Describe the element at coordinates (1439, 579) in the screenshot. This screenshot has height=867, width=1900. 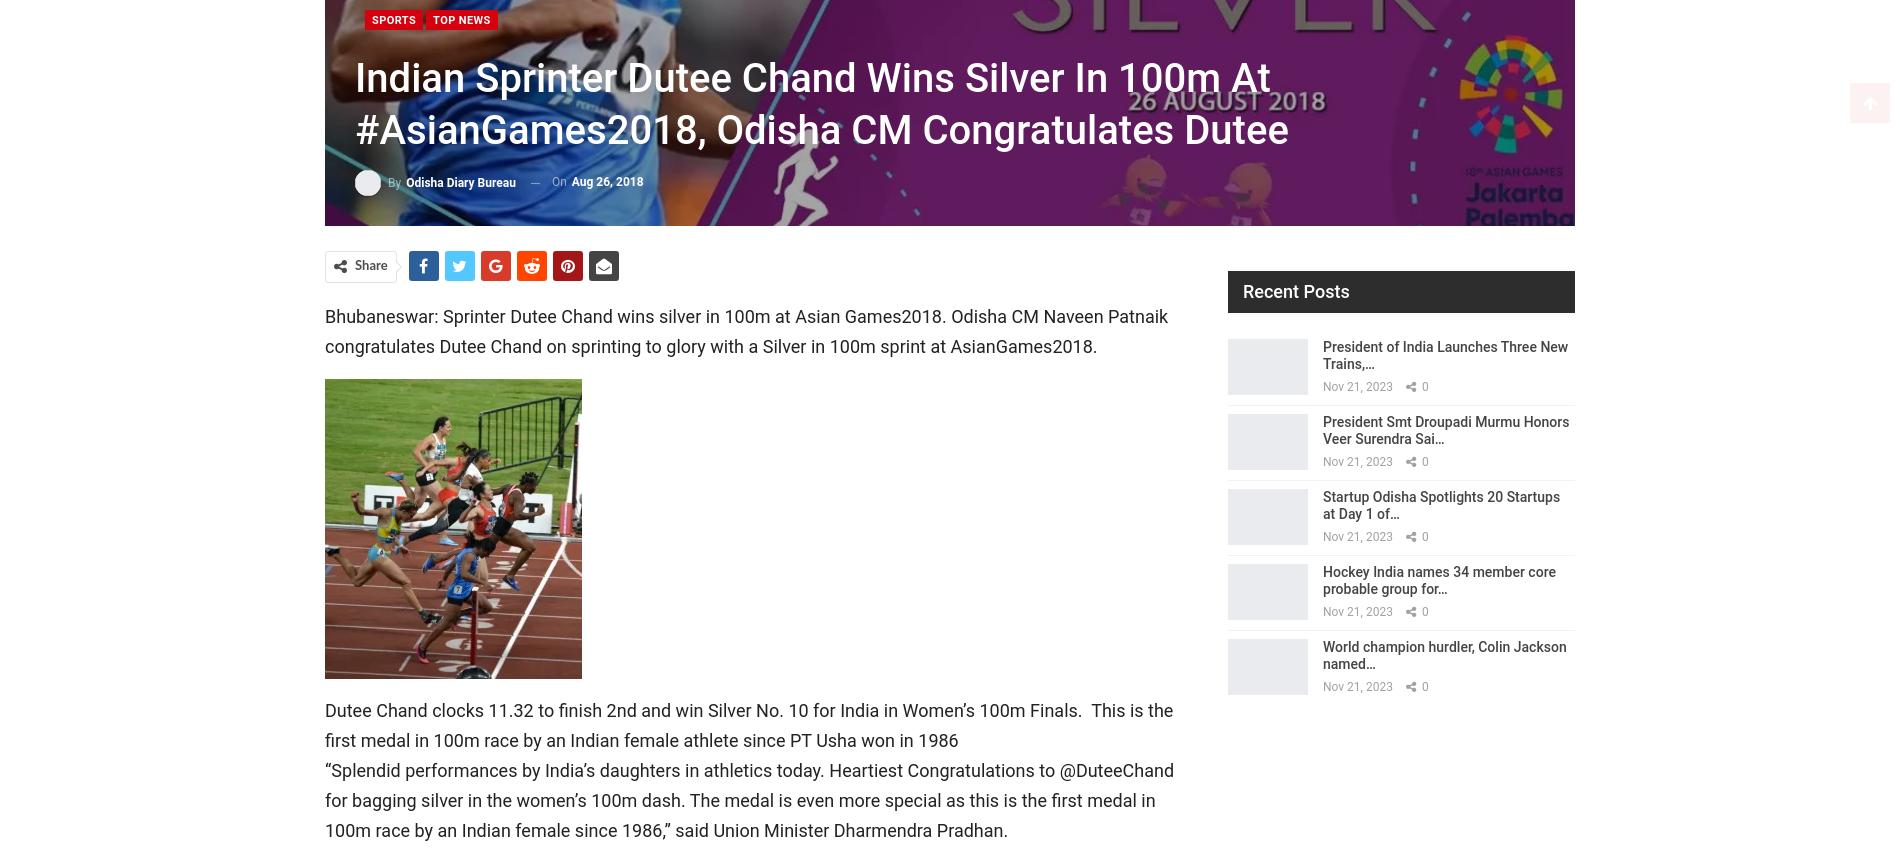
I see `'Hockey India names 34 member core probable group for…'` at that location.